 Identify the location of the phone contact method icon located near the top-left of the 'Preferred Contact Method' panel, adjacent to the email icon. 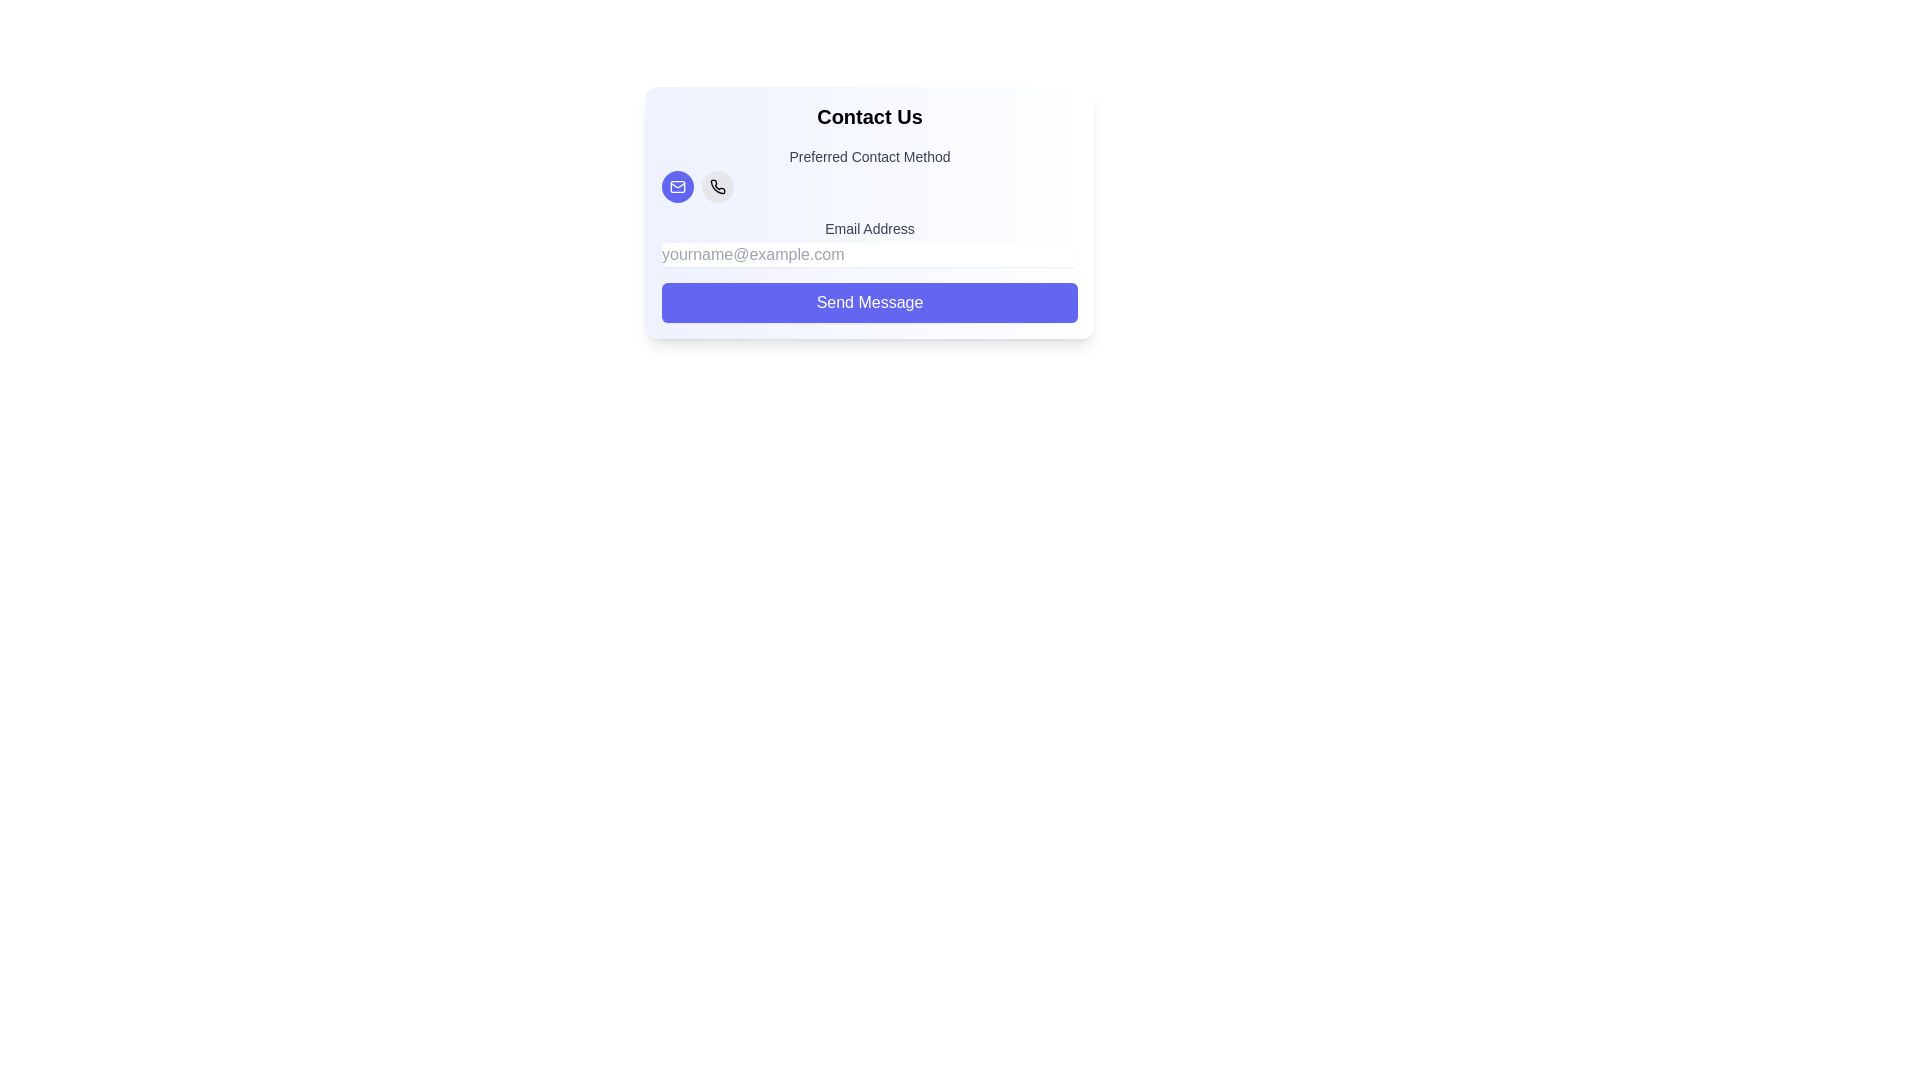
(718, 186).